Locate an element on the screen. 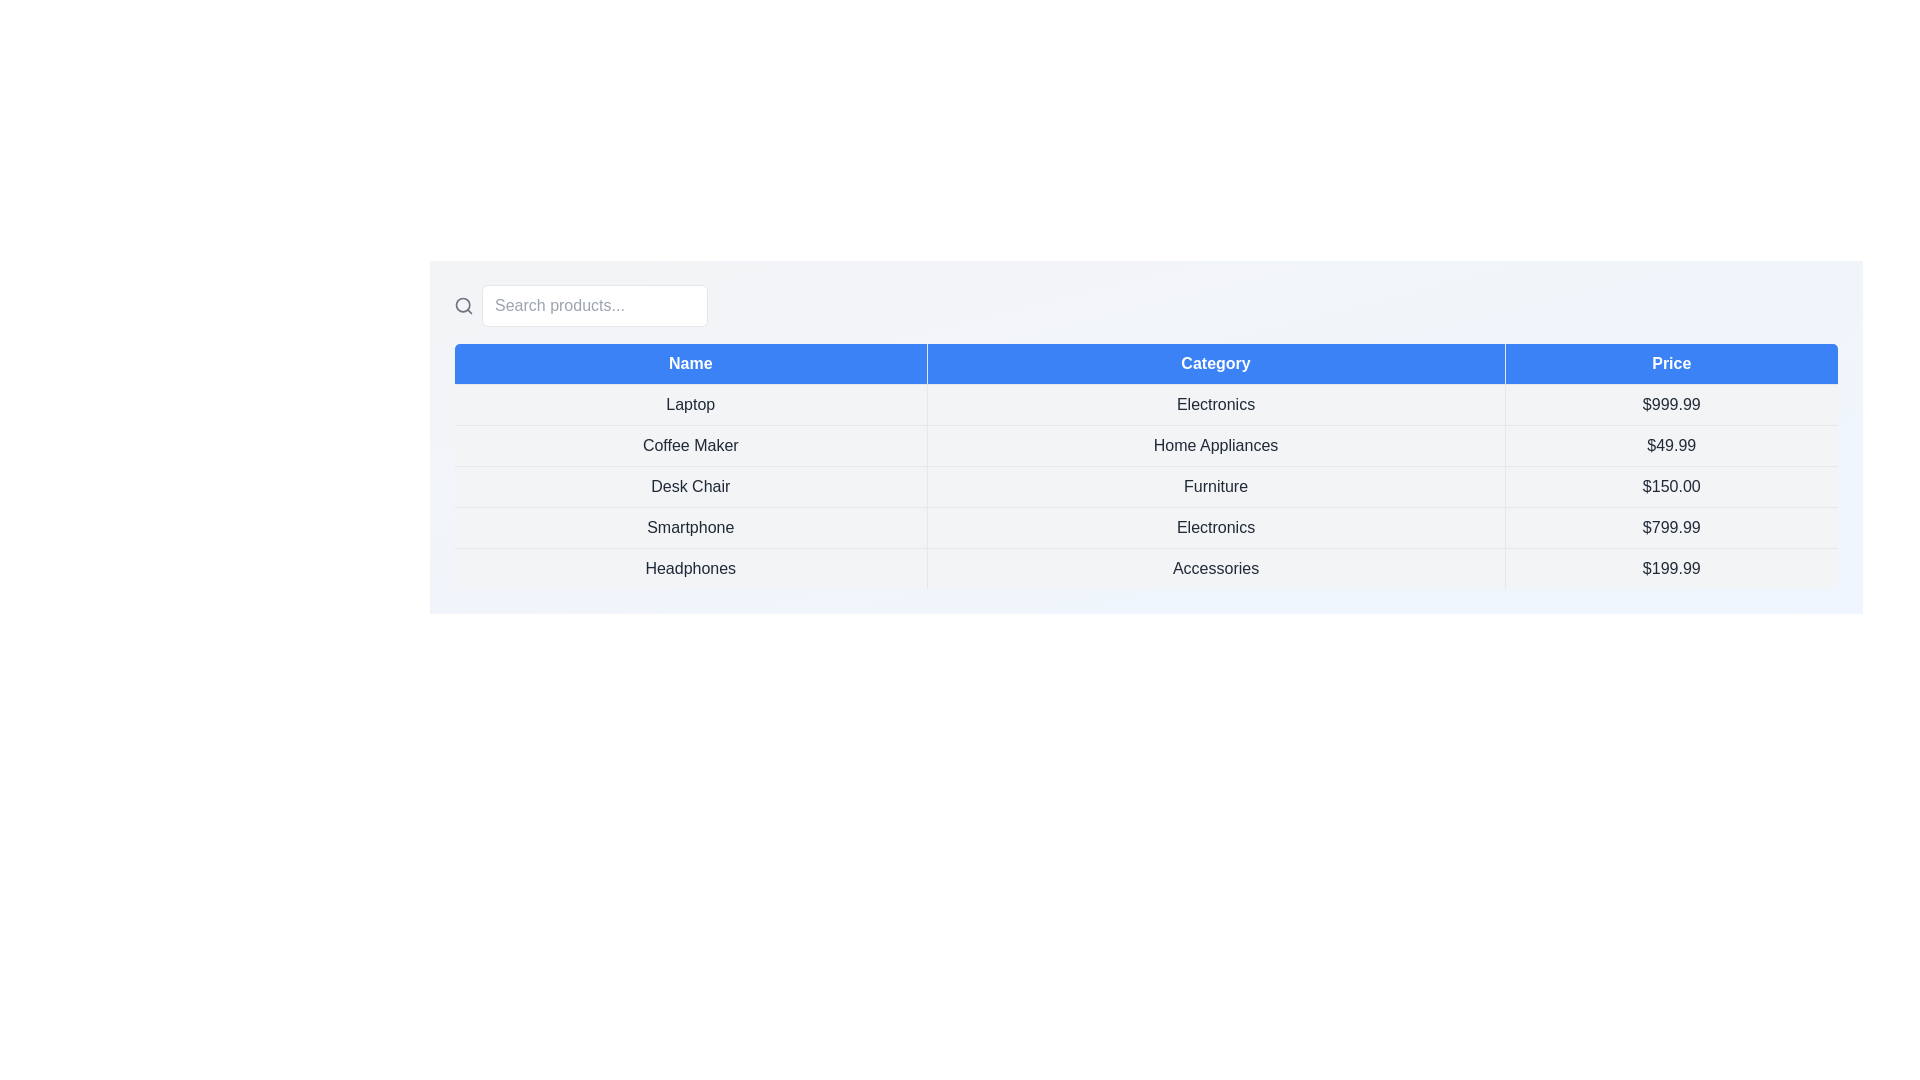  the text field displaying the price '$199.99' in black font, located in the last row under the 'Price' column for the 'Headphones' item is located at coordinates (1671, 569).